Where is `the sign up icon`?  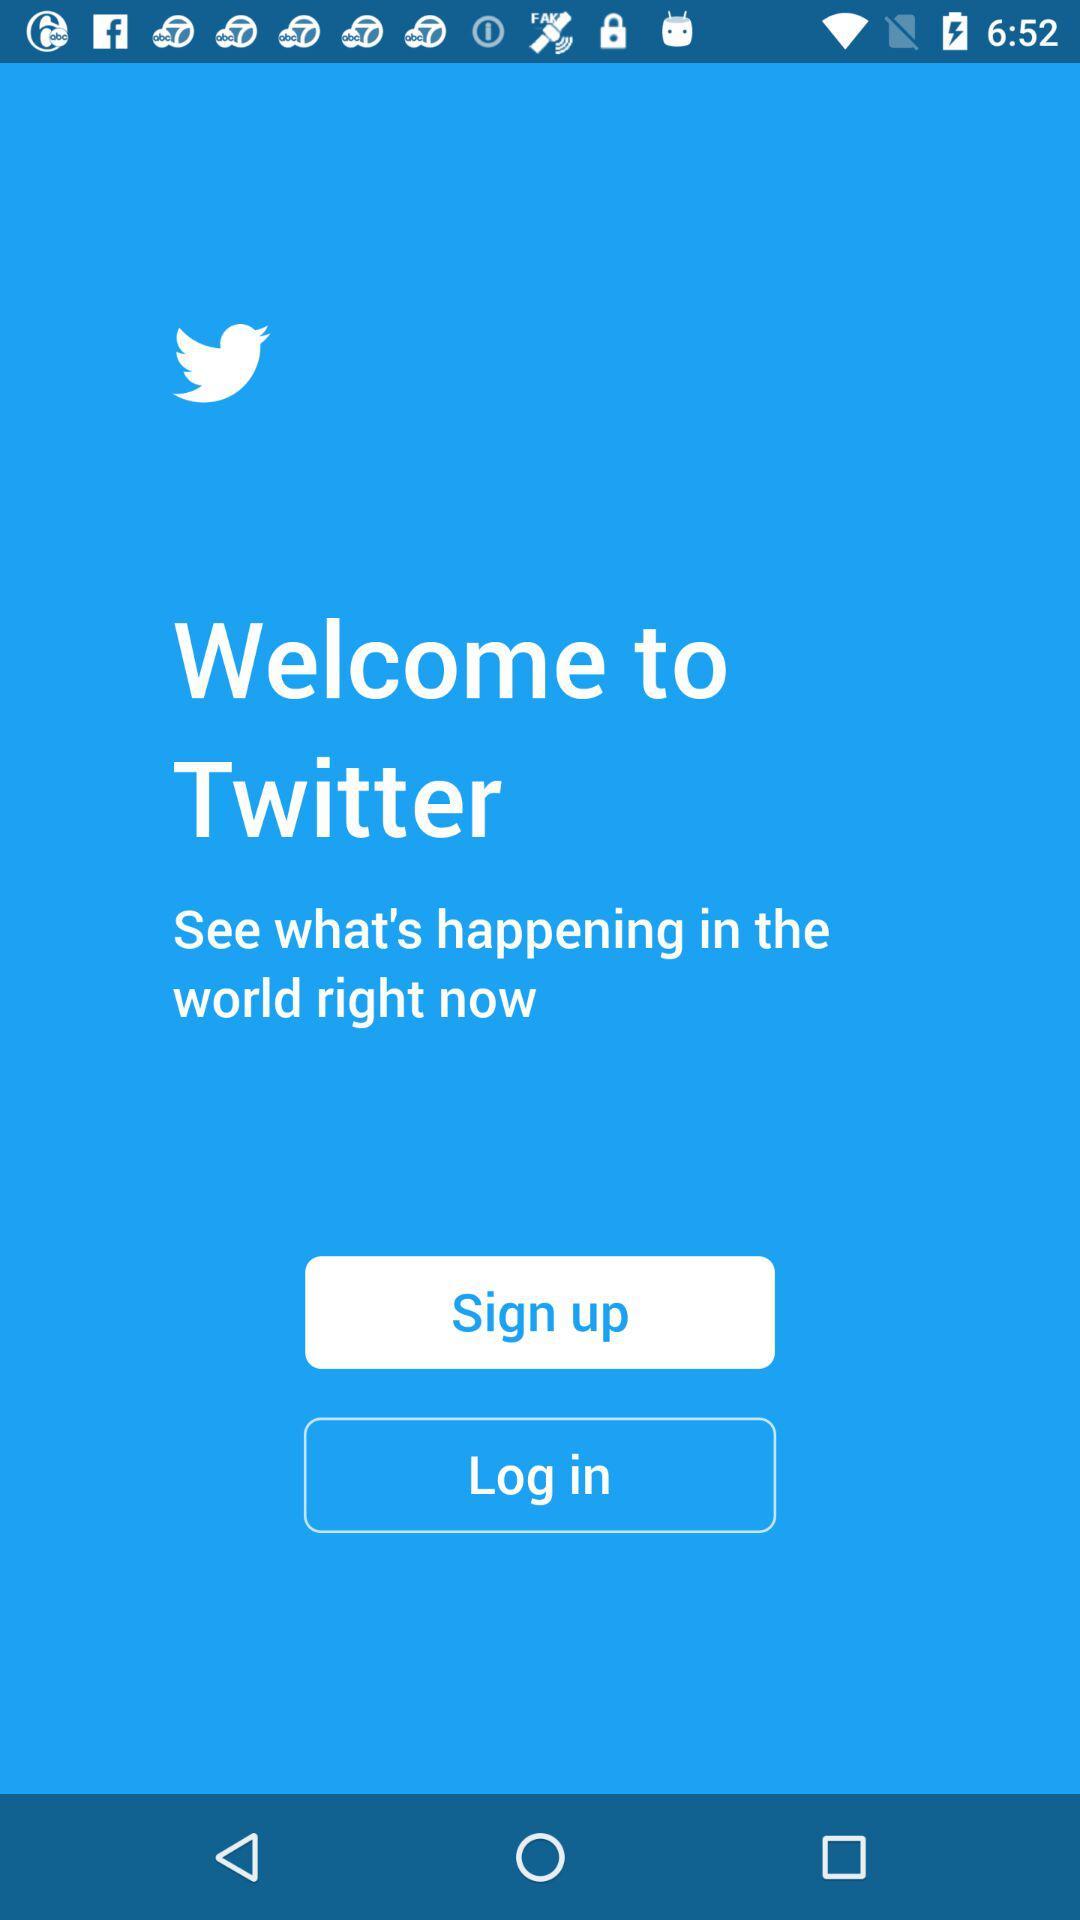
the sign up icon is located at coordinates (540, 1312).